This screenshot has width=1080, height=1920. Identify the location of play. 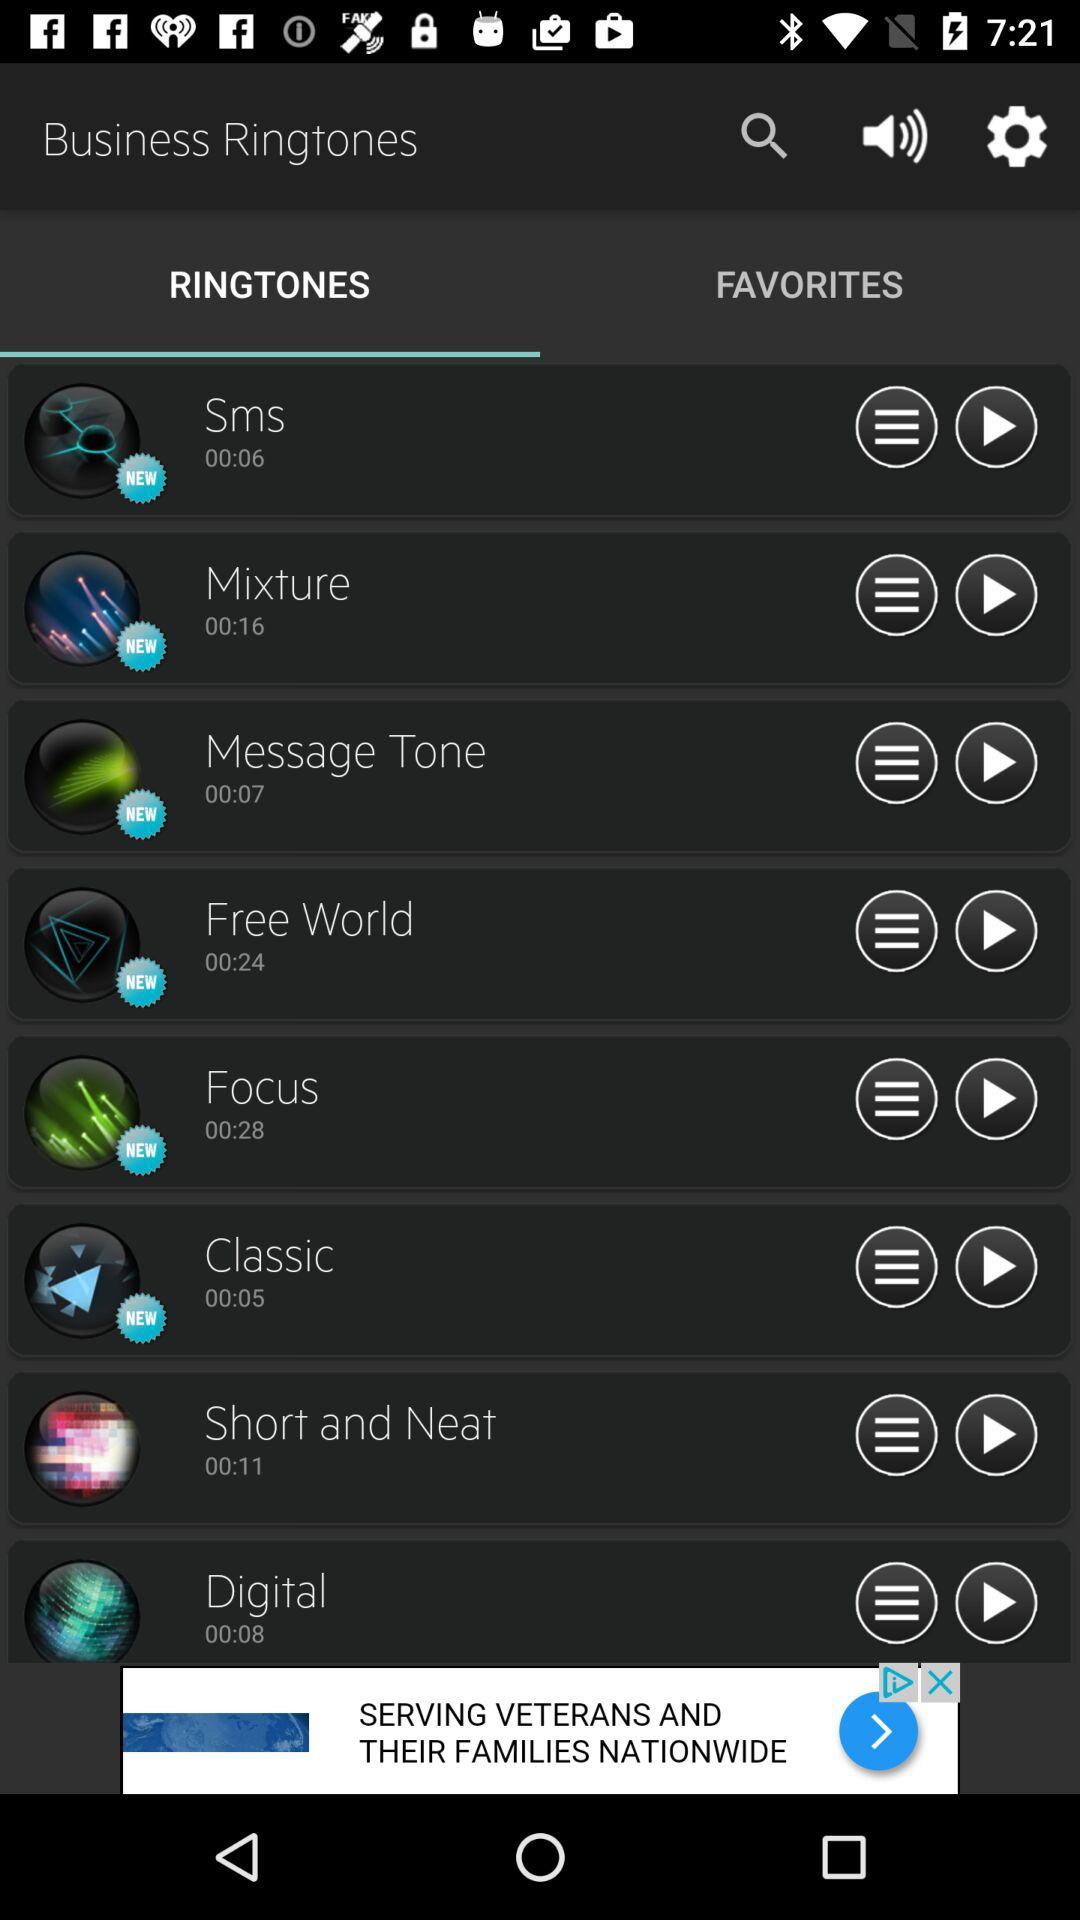
(995, 1099).